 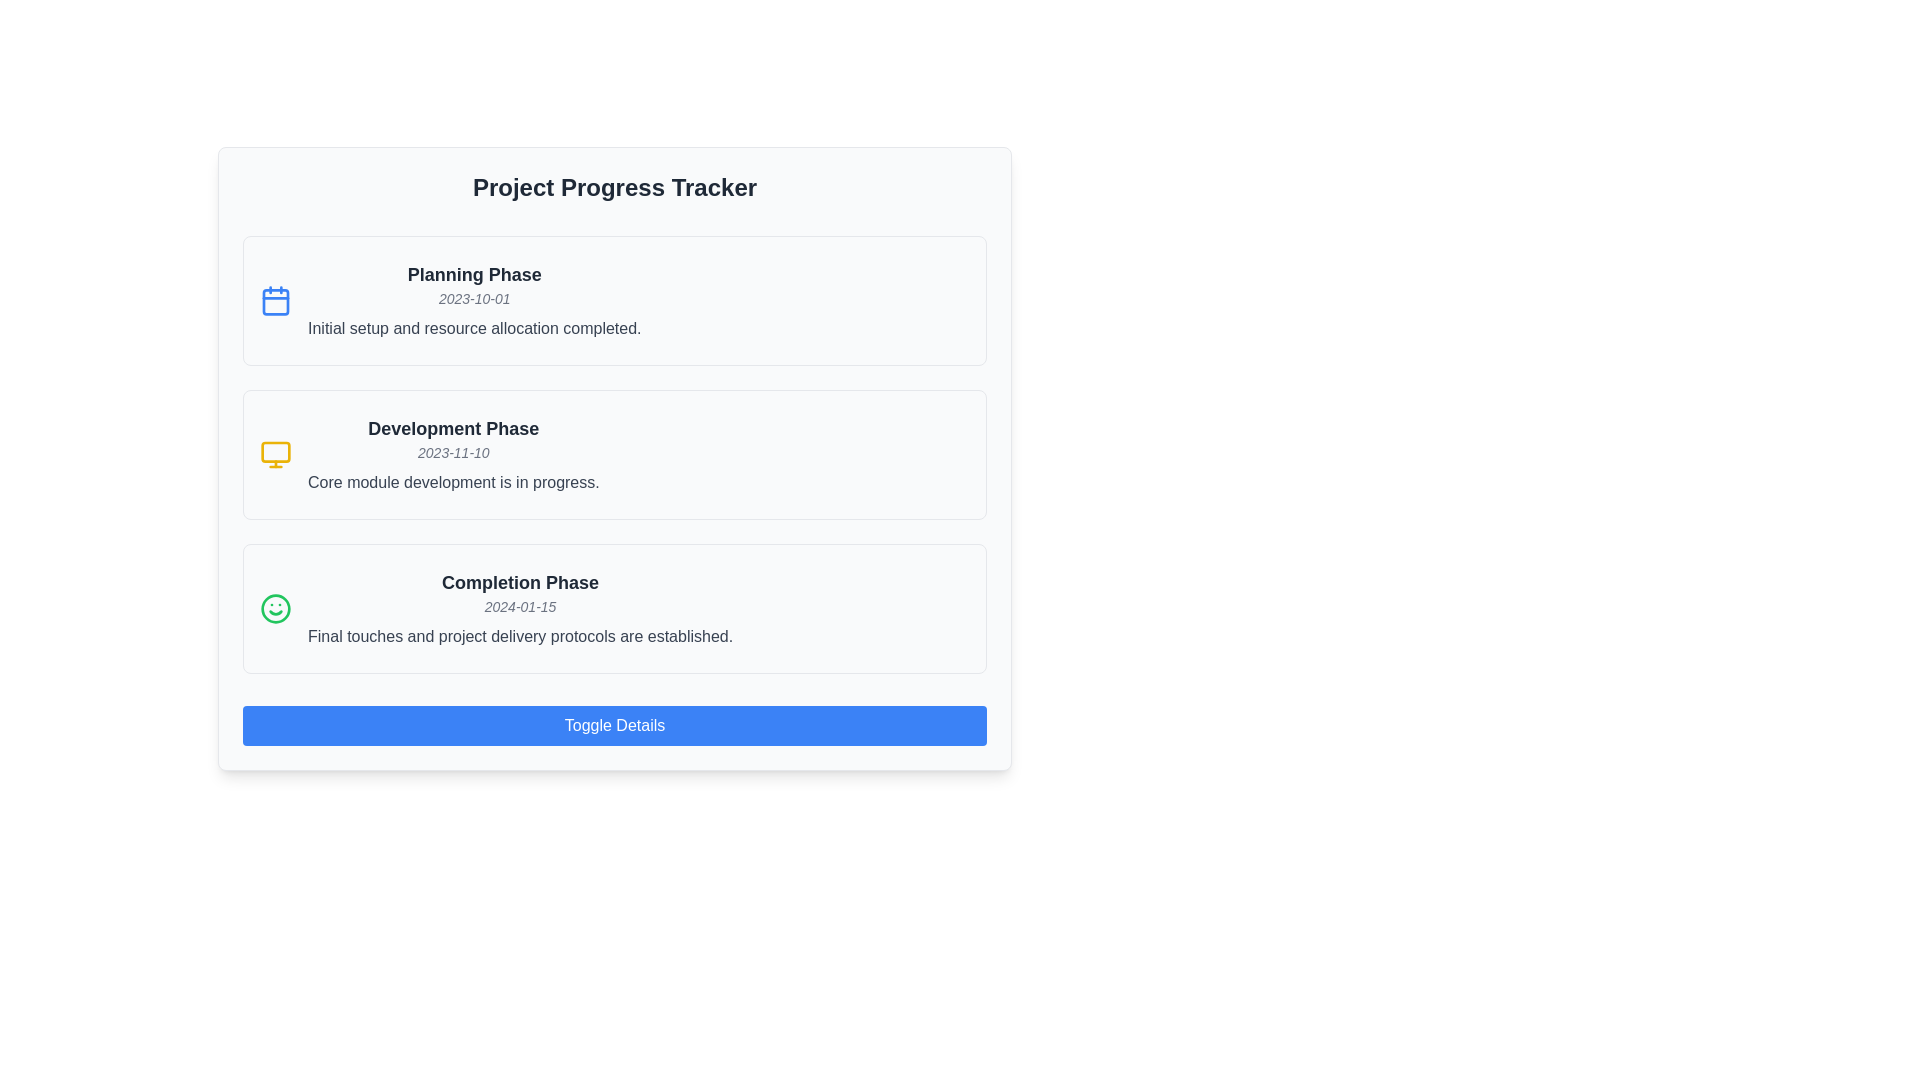 I want to click on the static text displaying '2023-11-10', which is styled in small italicized gray font and is positioned between the heading 'Development Phase' and the description of module progress, so click(x=452, y=452).